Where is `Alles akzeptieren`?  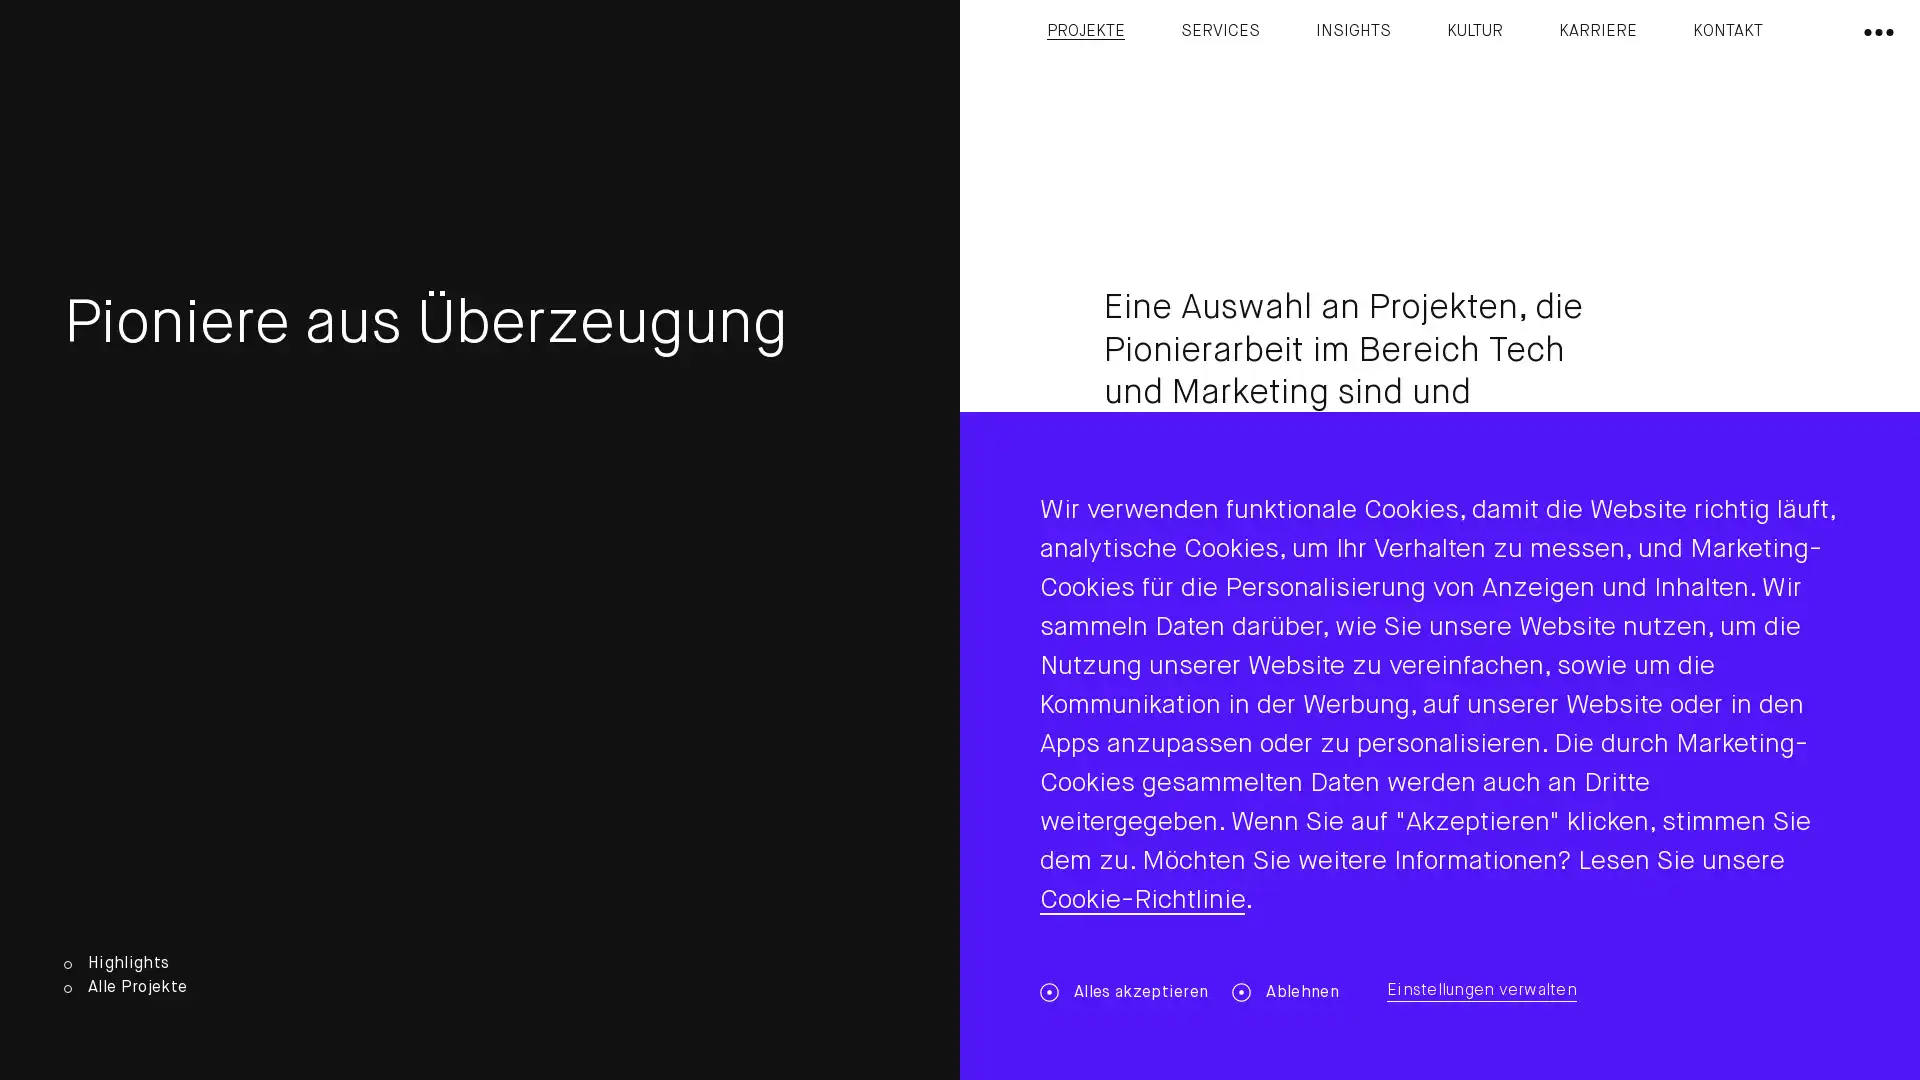 Alles akzeptieren is located at coordinates (1123, 992).